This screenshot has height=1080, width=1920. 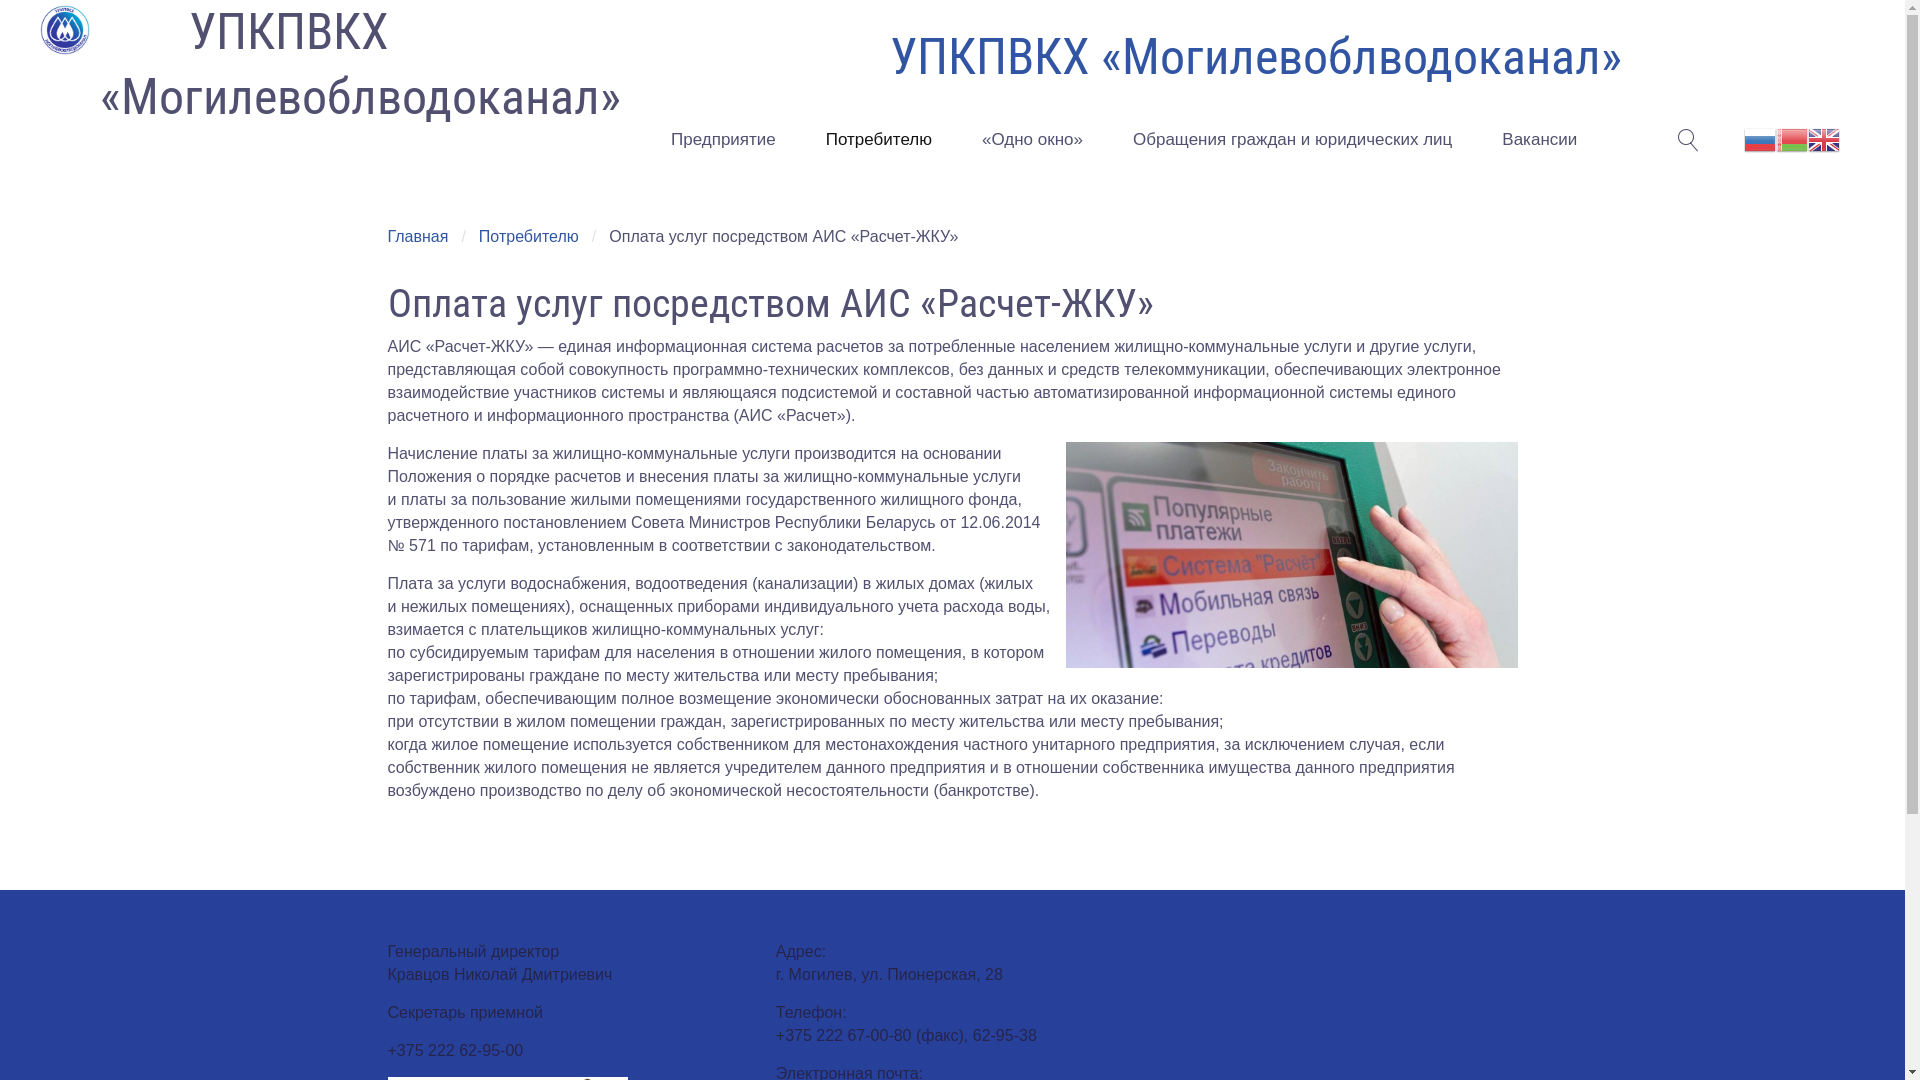 I want to click on 'Belarusian', so click(x=1791, y=137).